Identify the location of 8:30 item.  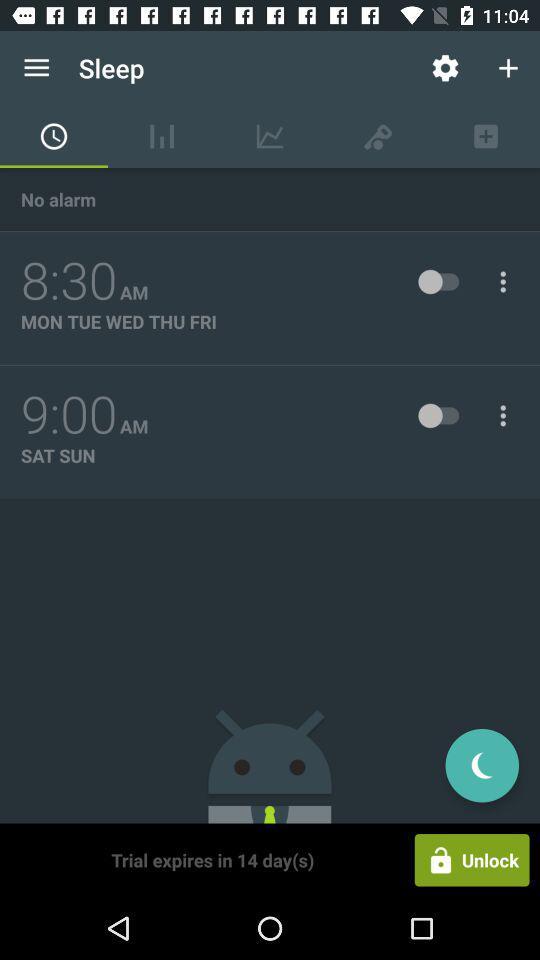
(68, 280).